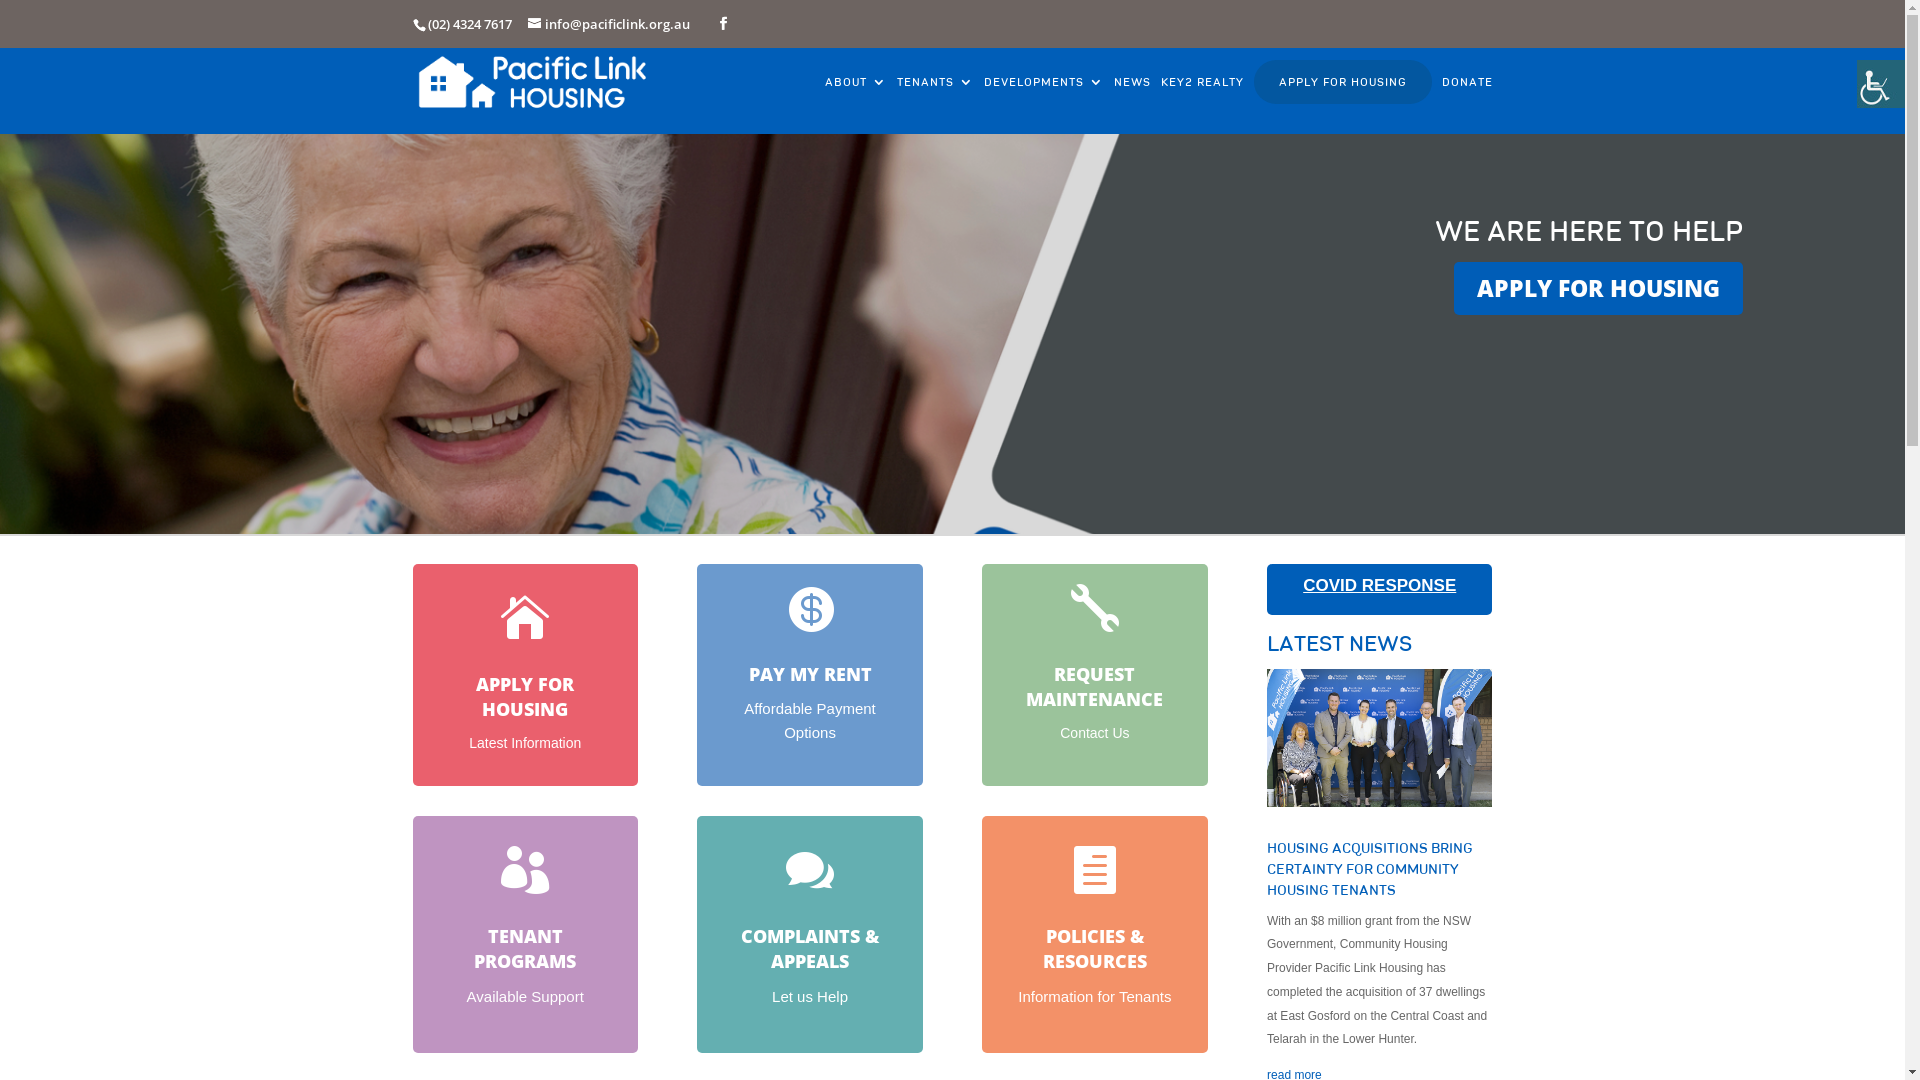  I want to click on 'WE ARE HERE TO HELP', so click(1587, 229).